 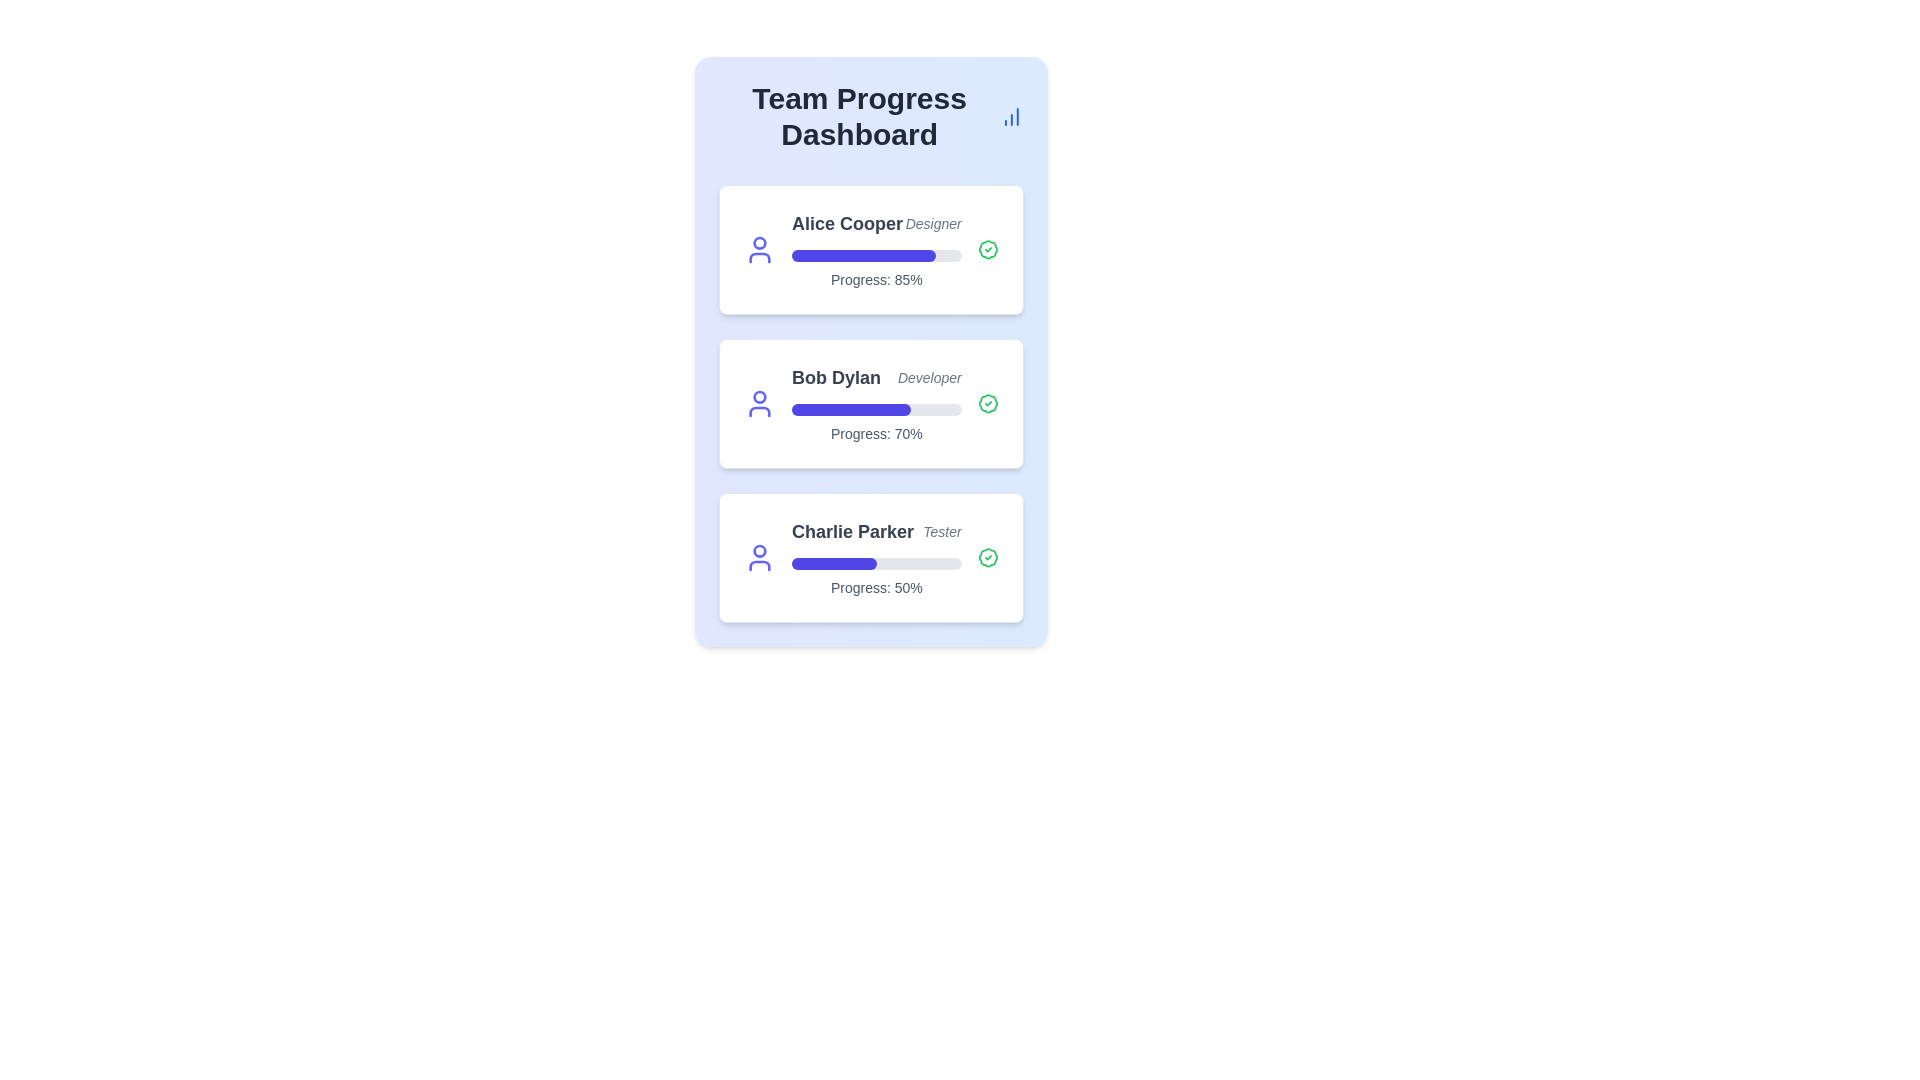 I want to click on the Badge Icon located to the right of the progress bar in the card associated with 'Bob Dylan, Developer' to indicate a verified or successfully completed status, so click(x=988, y=404).